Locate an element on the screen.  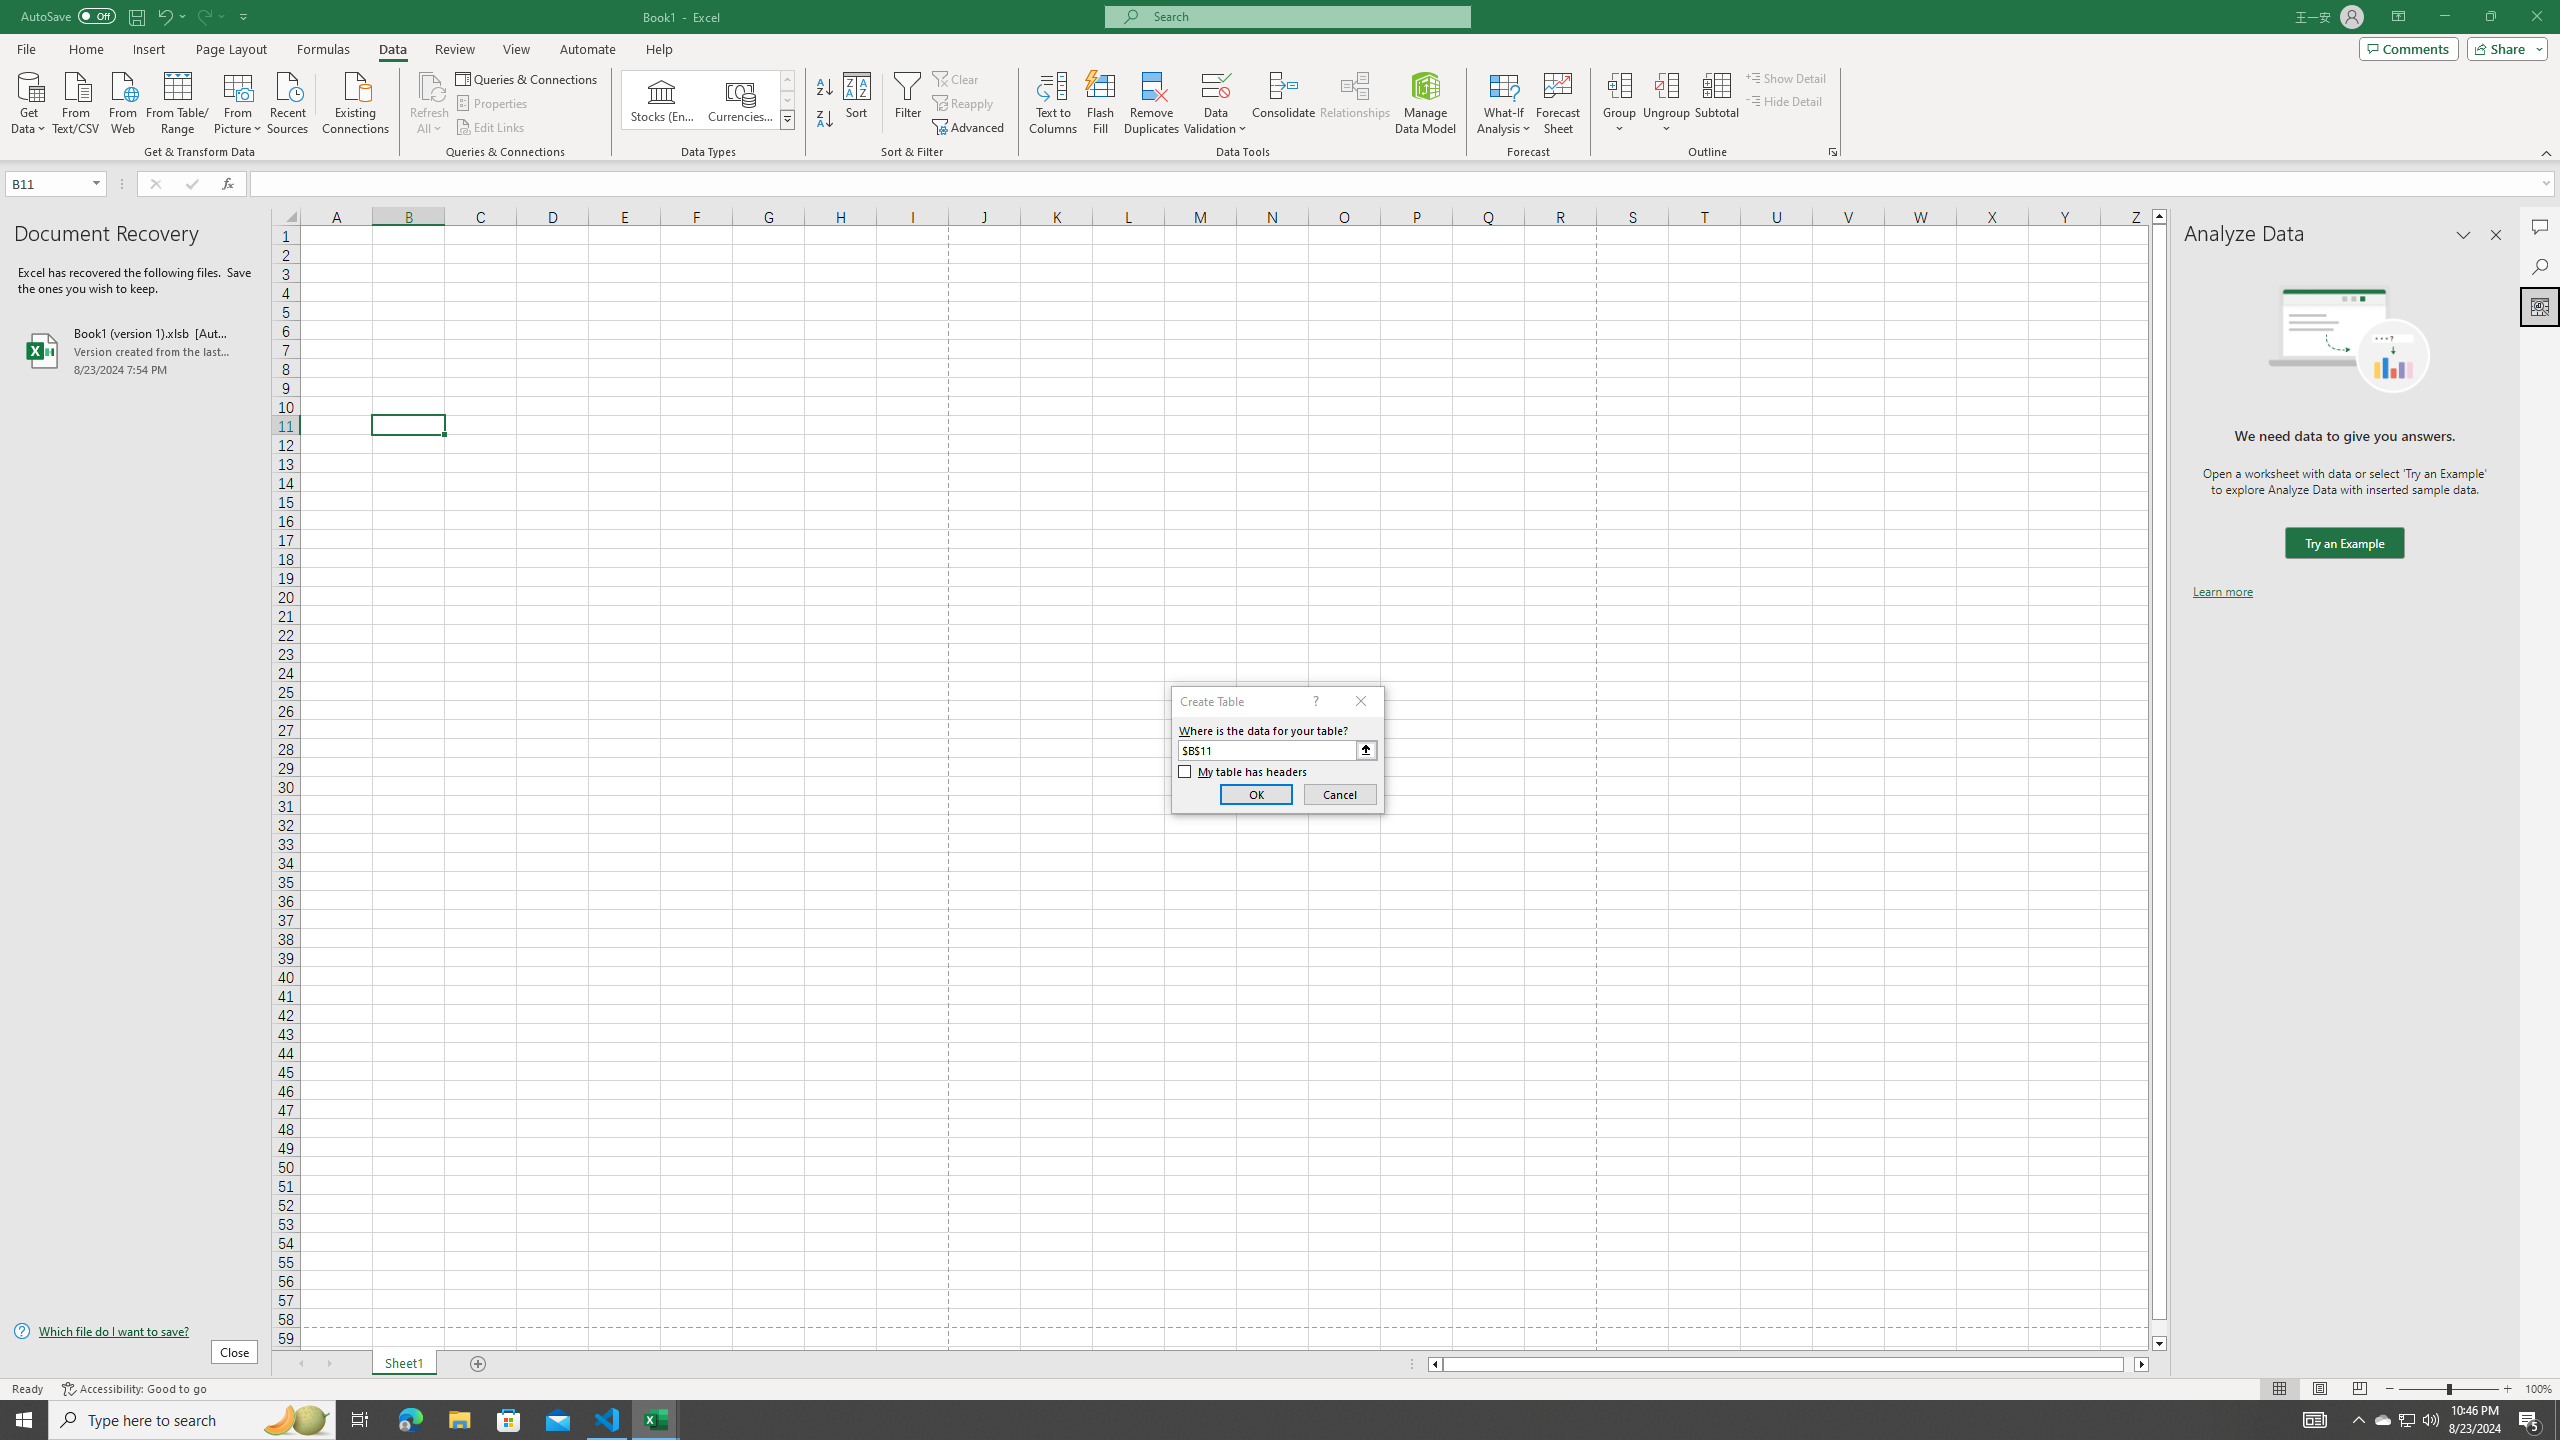
'Analyze Data' is located at coordinates (2539, 306).